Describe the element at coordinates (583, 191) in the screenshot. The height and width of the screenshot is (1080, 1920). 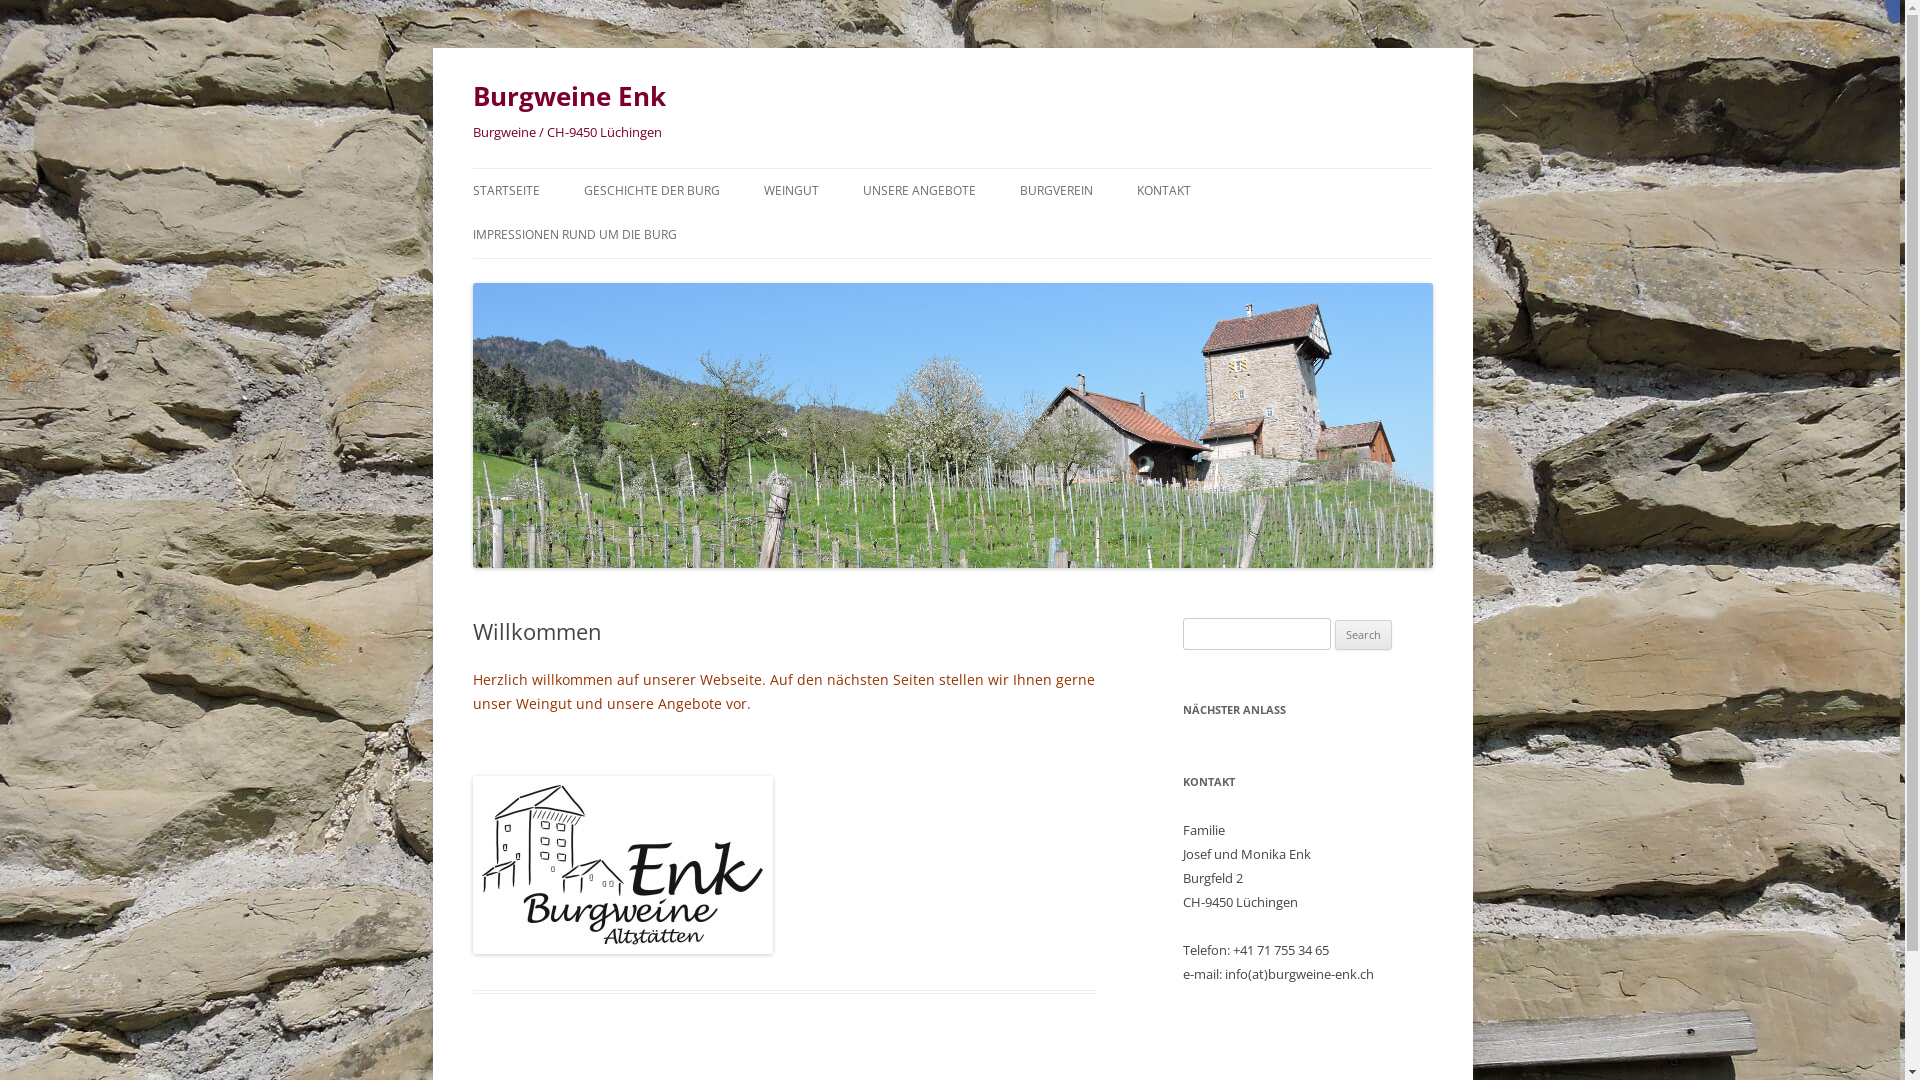
I see `'GESCHICHTE DER BURG'` at that location.